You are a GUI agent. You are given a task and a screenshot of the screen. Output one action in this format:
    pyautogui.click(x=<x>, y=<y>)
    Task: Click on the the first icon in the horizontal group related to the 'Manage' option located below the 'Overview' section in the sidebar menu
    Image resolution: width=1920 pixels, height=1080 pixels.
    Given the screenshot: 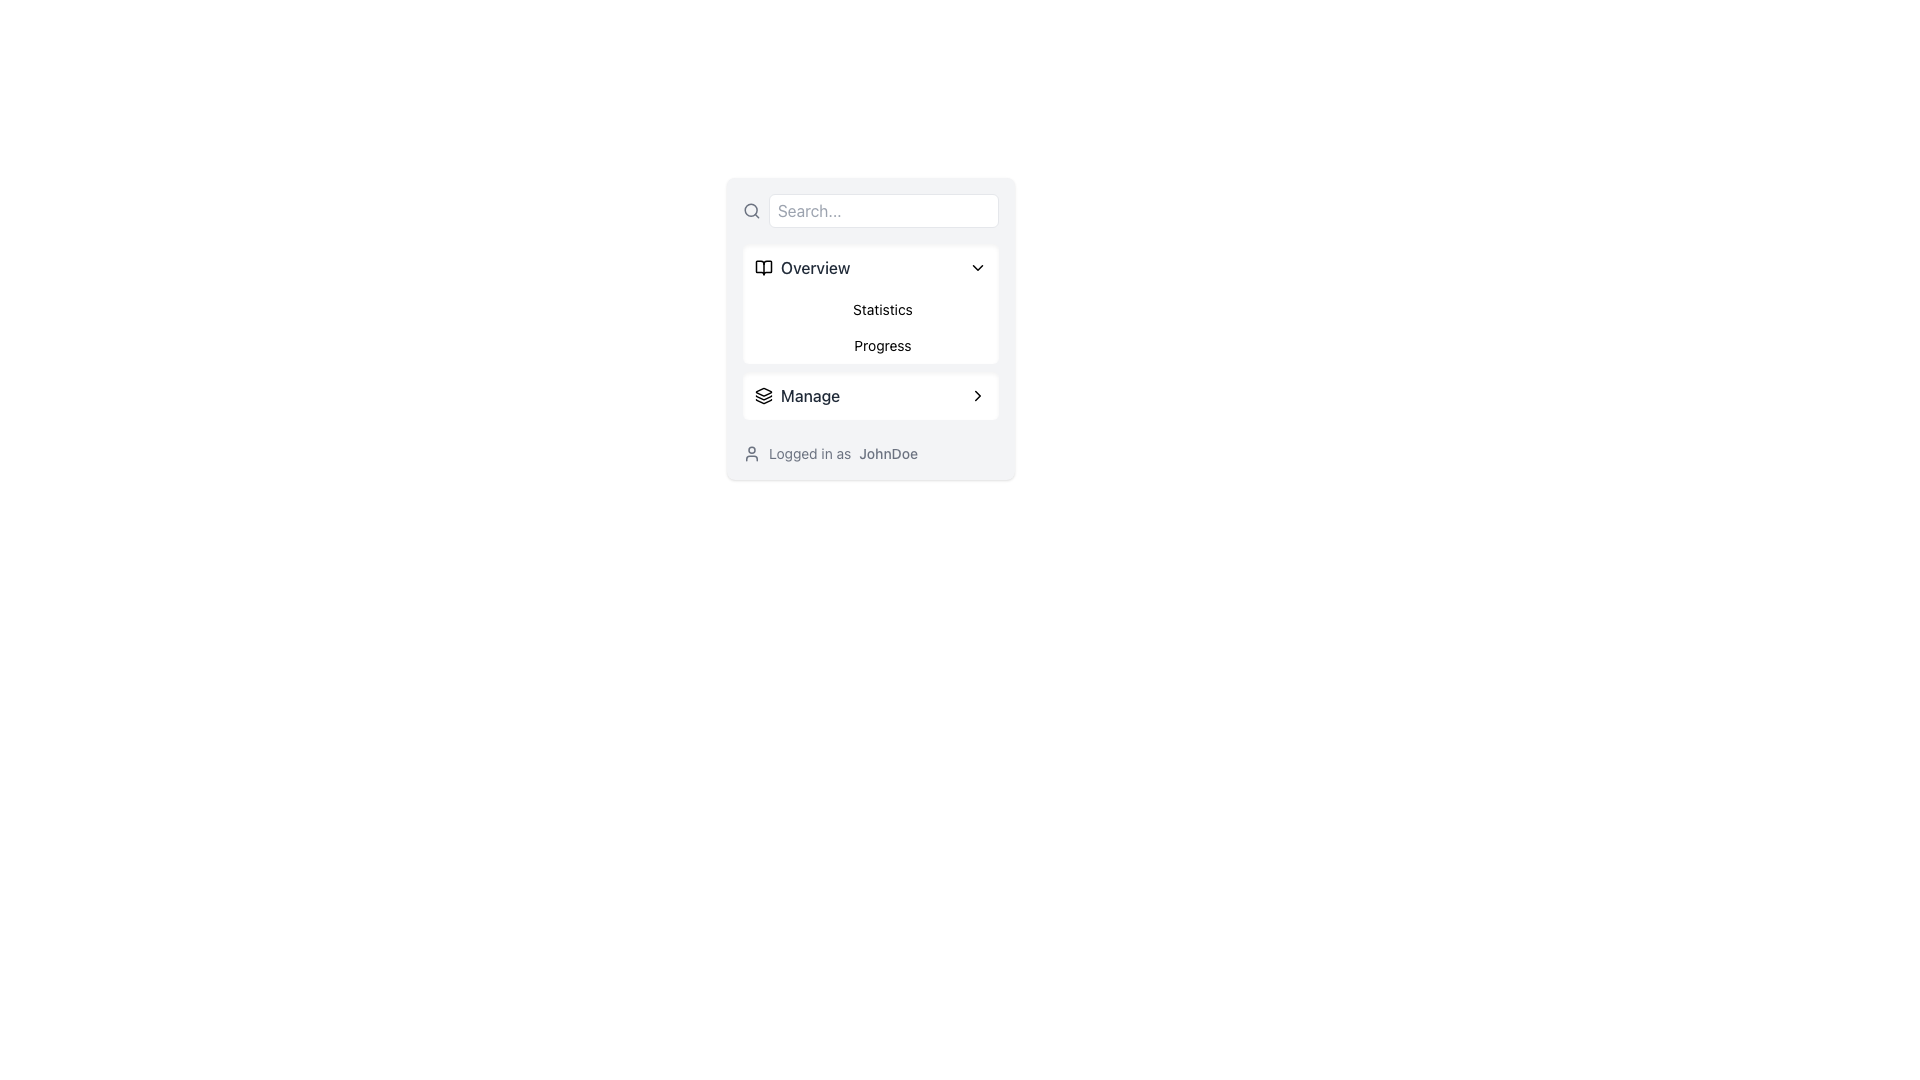 What is the action you would take?
    pyautogui.click(x=762, y=396)
    